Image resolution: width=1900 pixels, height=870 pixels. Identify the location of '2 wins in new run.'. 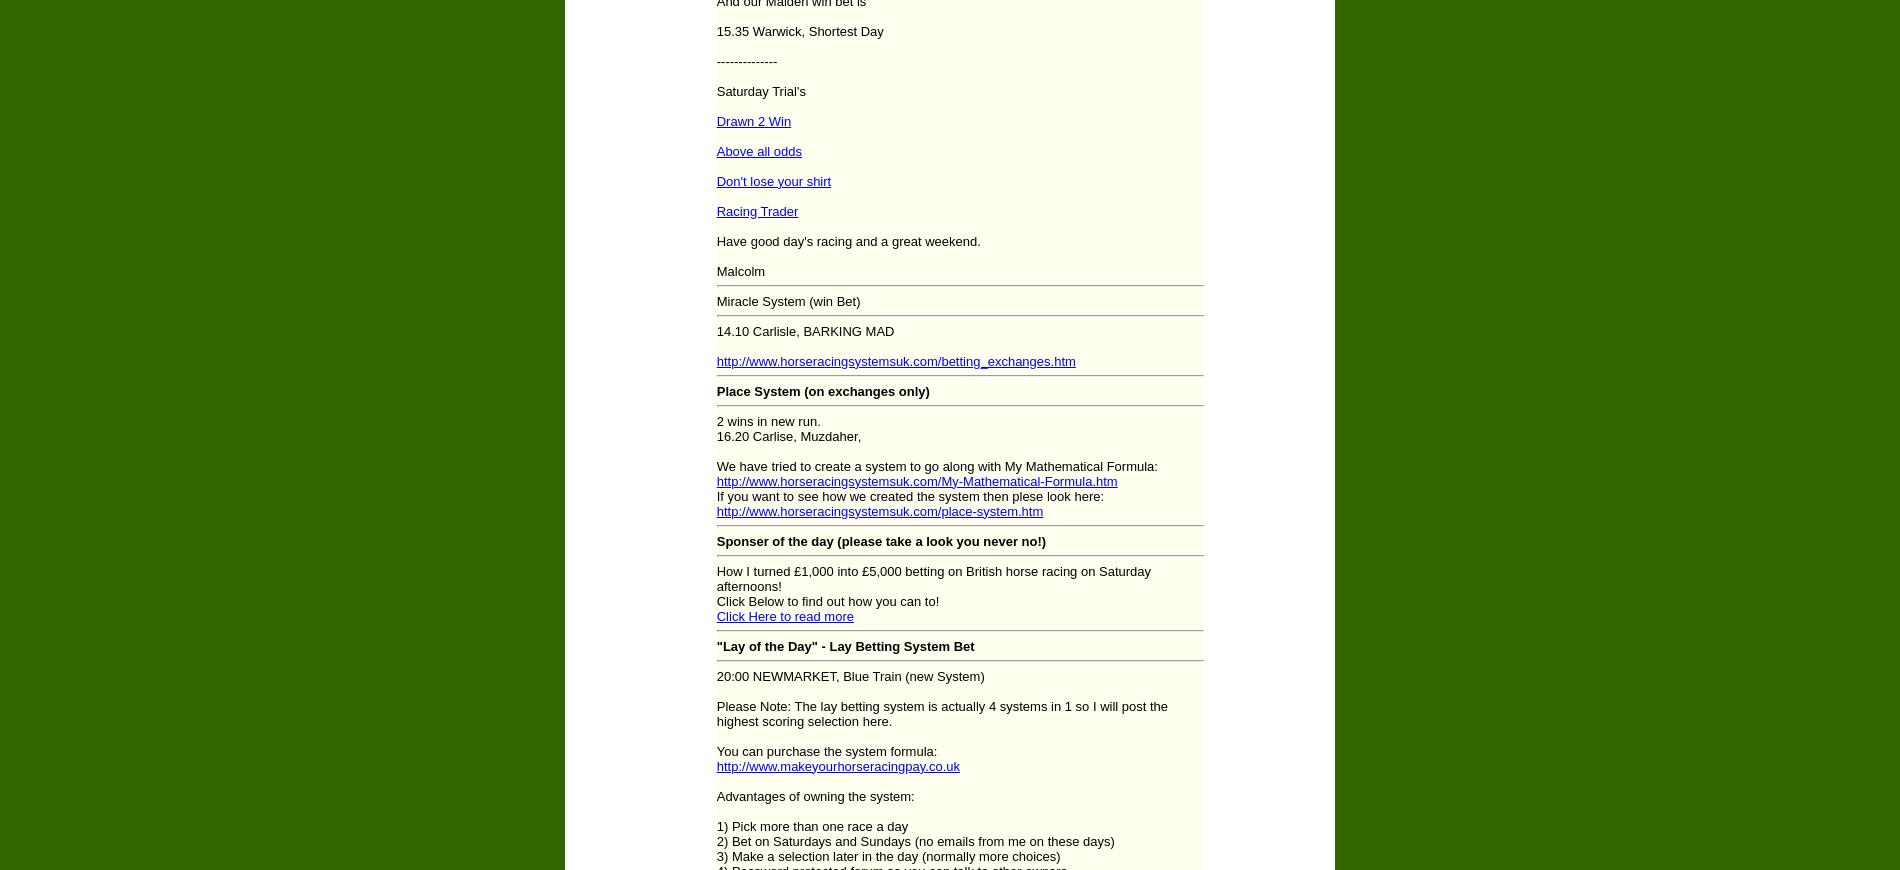
(766, 420).